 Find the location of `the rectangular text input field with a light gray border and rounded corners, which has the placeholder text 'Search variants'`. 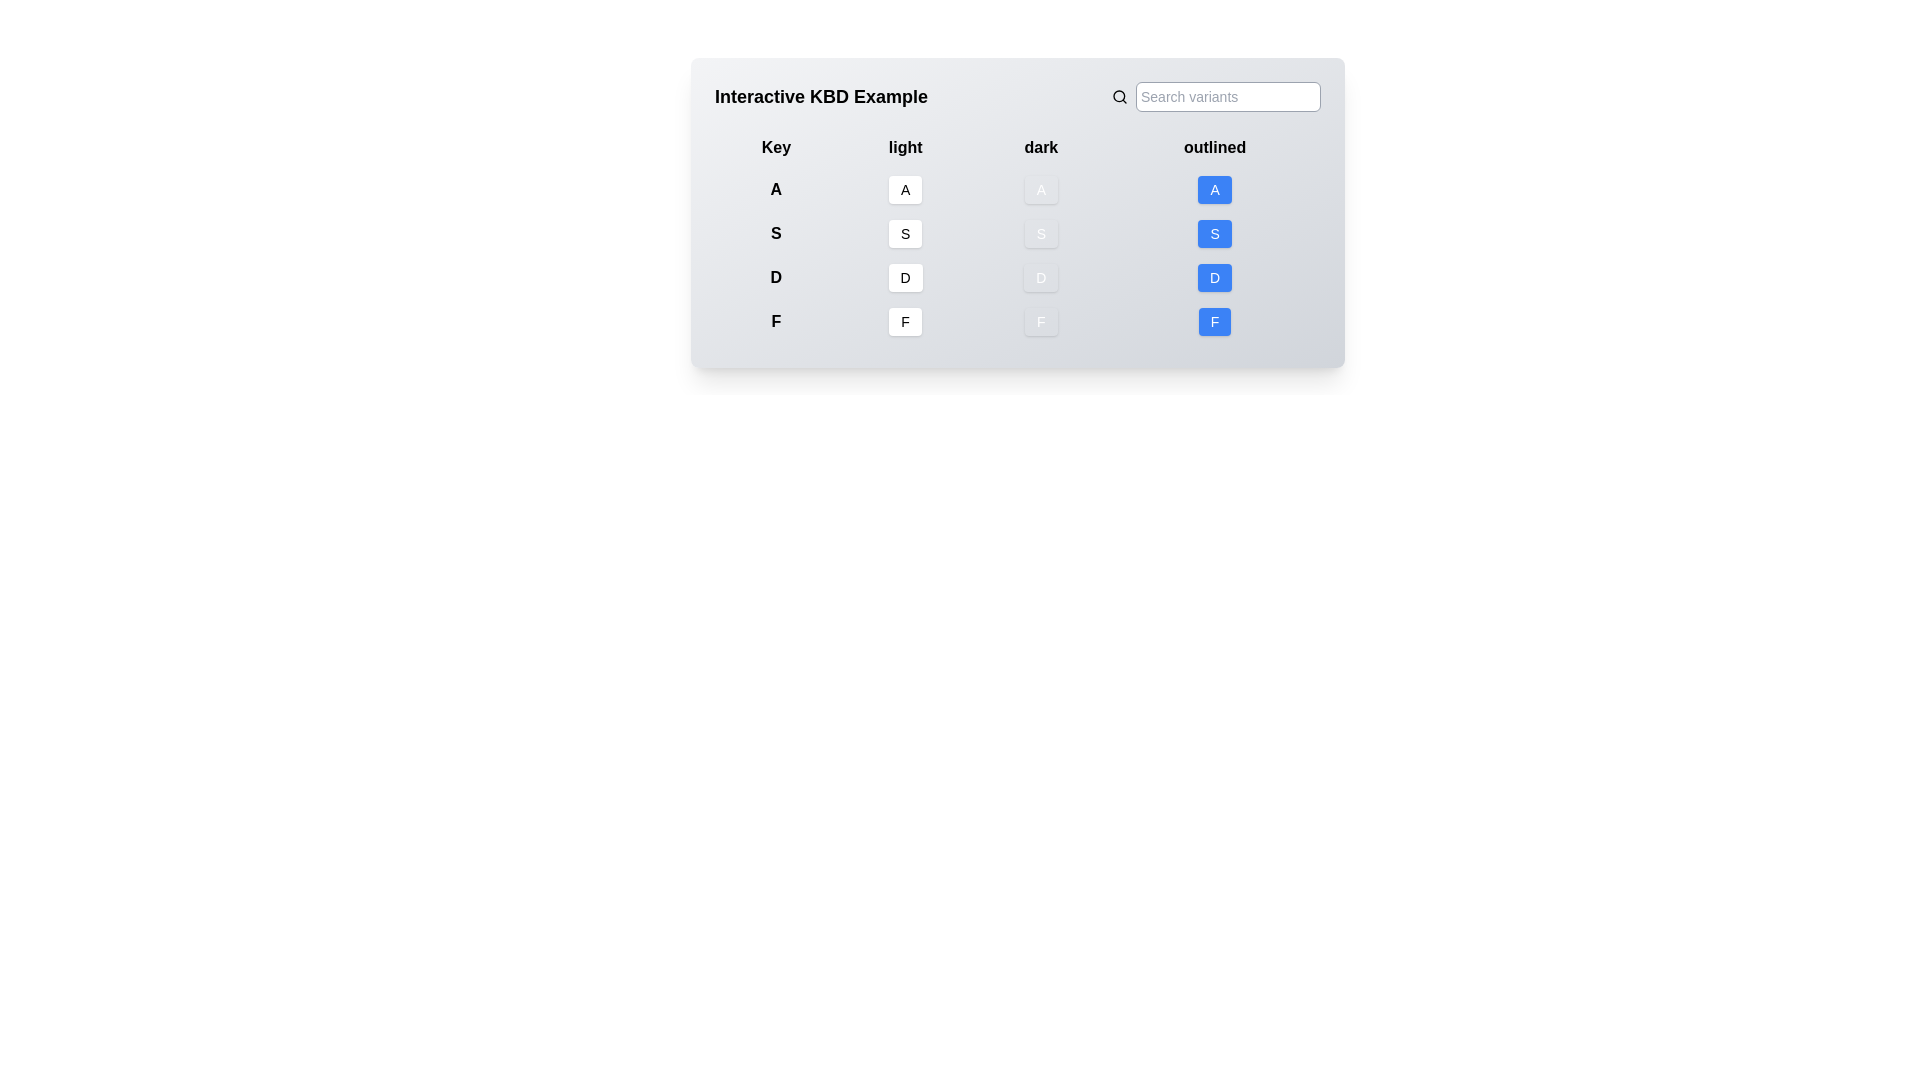

the rectangular text input field with a light gray border and rounded corners, which has the placeholder text 'Search variants' is located at coordinates (1227, 96).